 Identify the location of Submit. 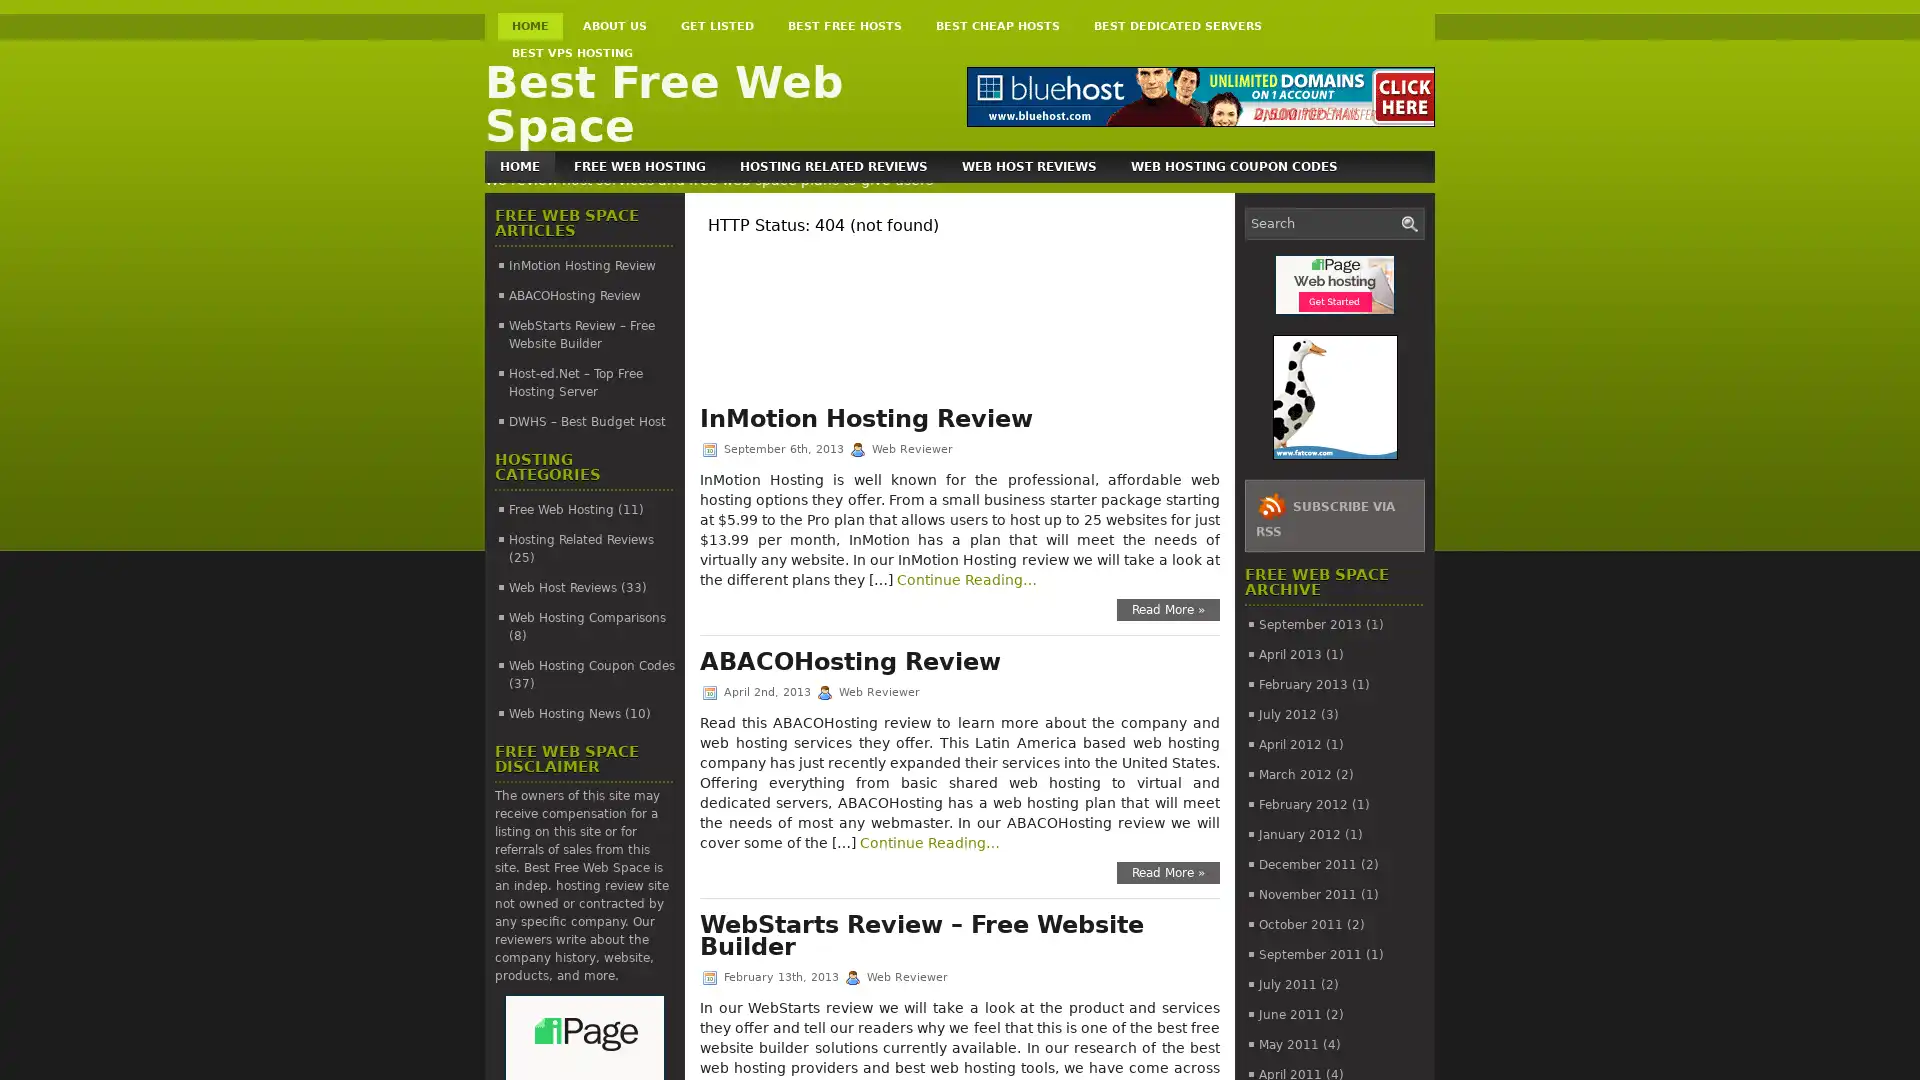
(1410, 223).